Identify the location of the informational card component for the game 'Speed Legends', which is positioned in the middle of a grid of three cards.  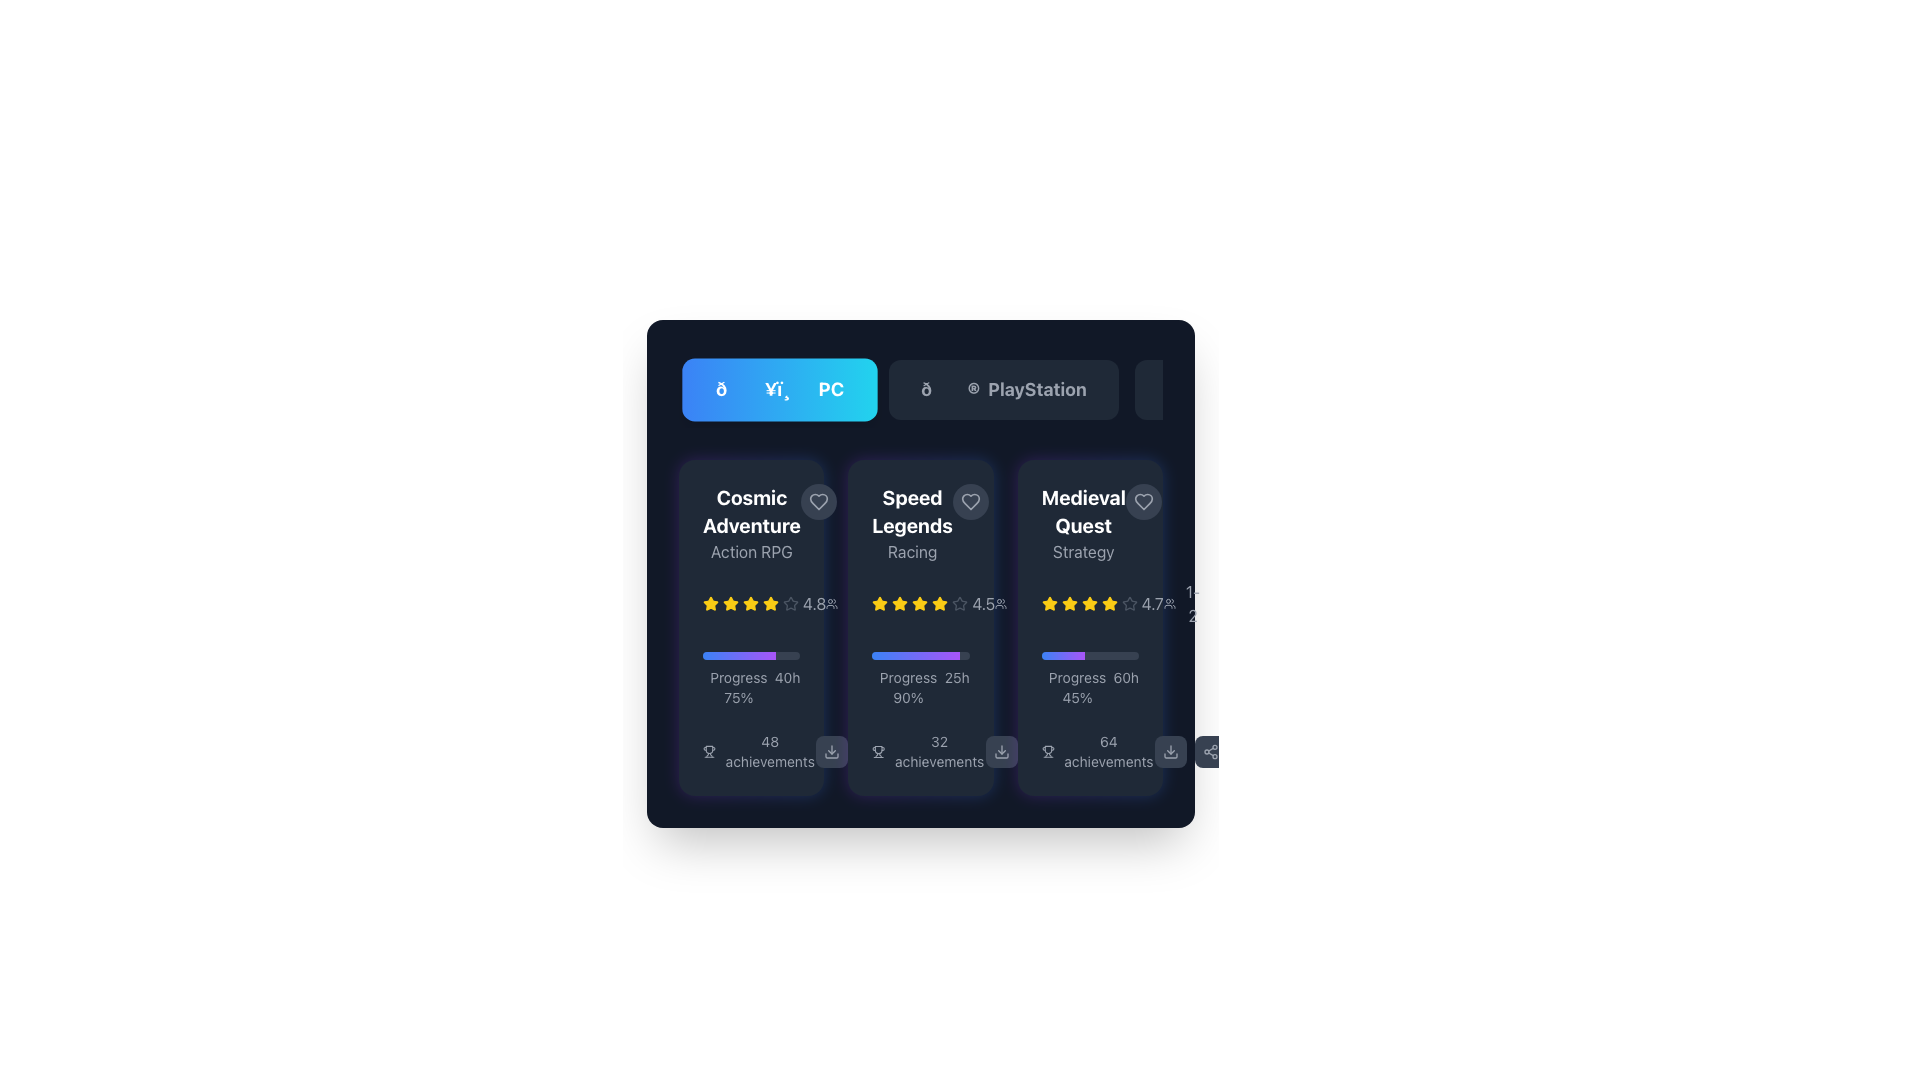
(920, 627).